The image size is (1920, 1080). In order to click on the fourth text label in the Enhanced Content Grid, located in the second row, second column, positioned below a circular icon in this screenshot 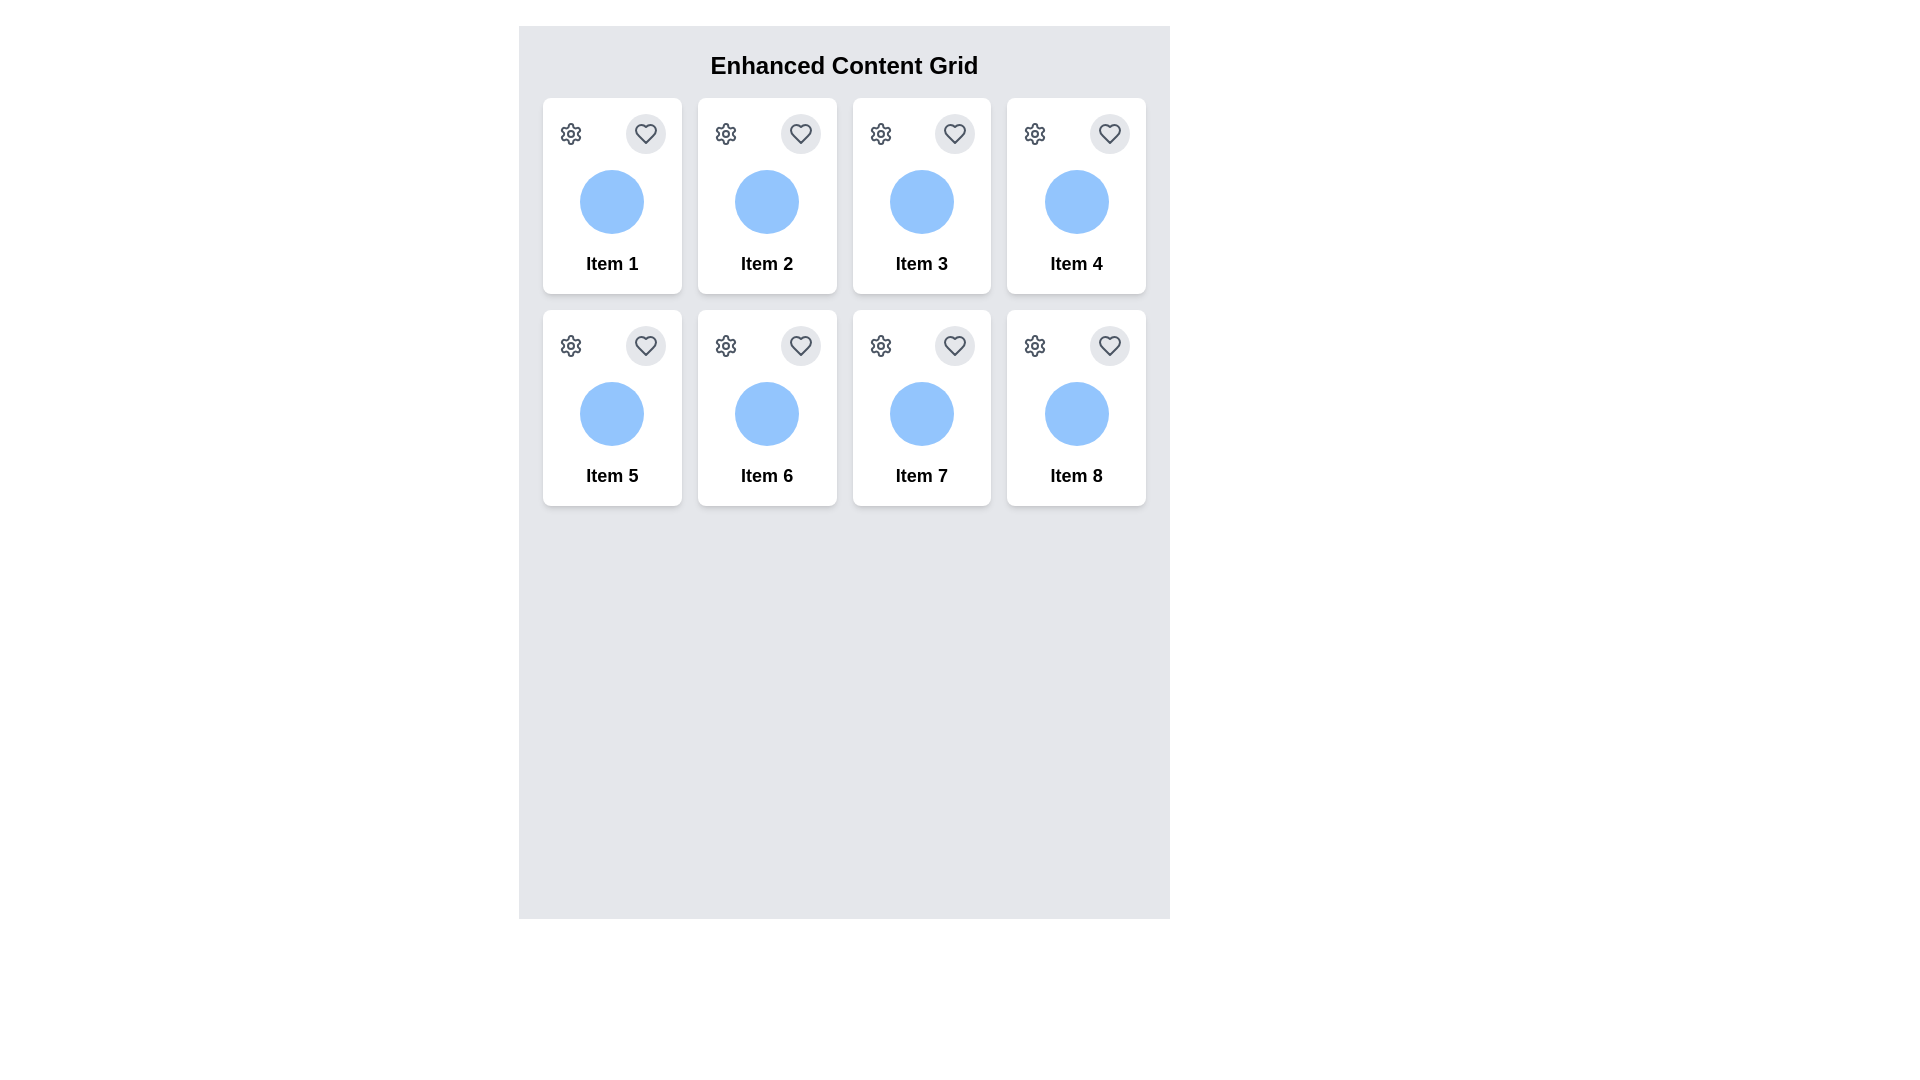, I will do `click(1075, 262)`.